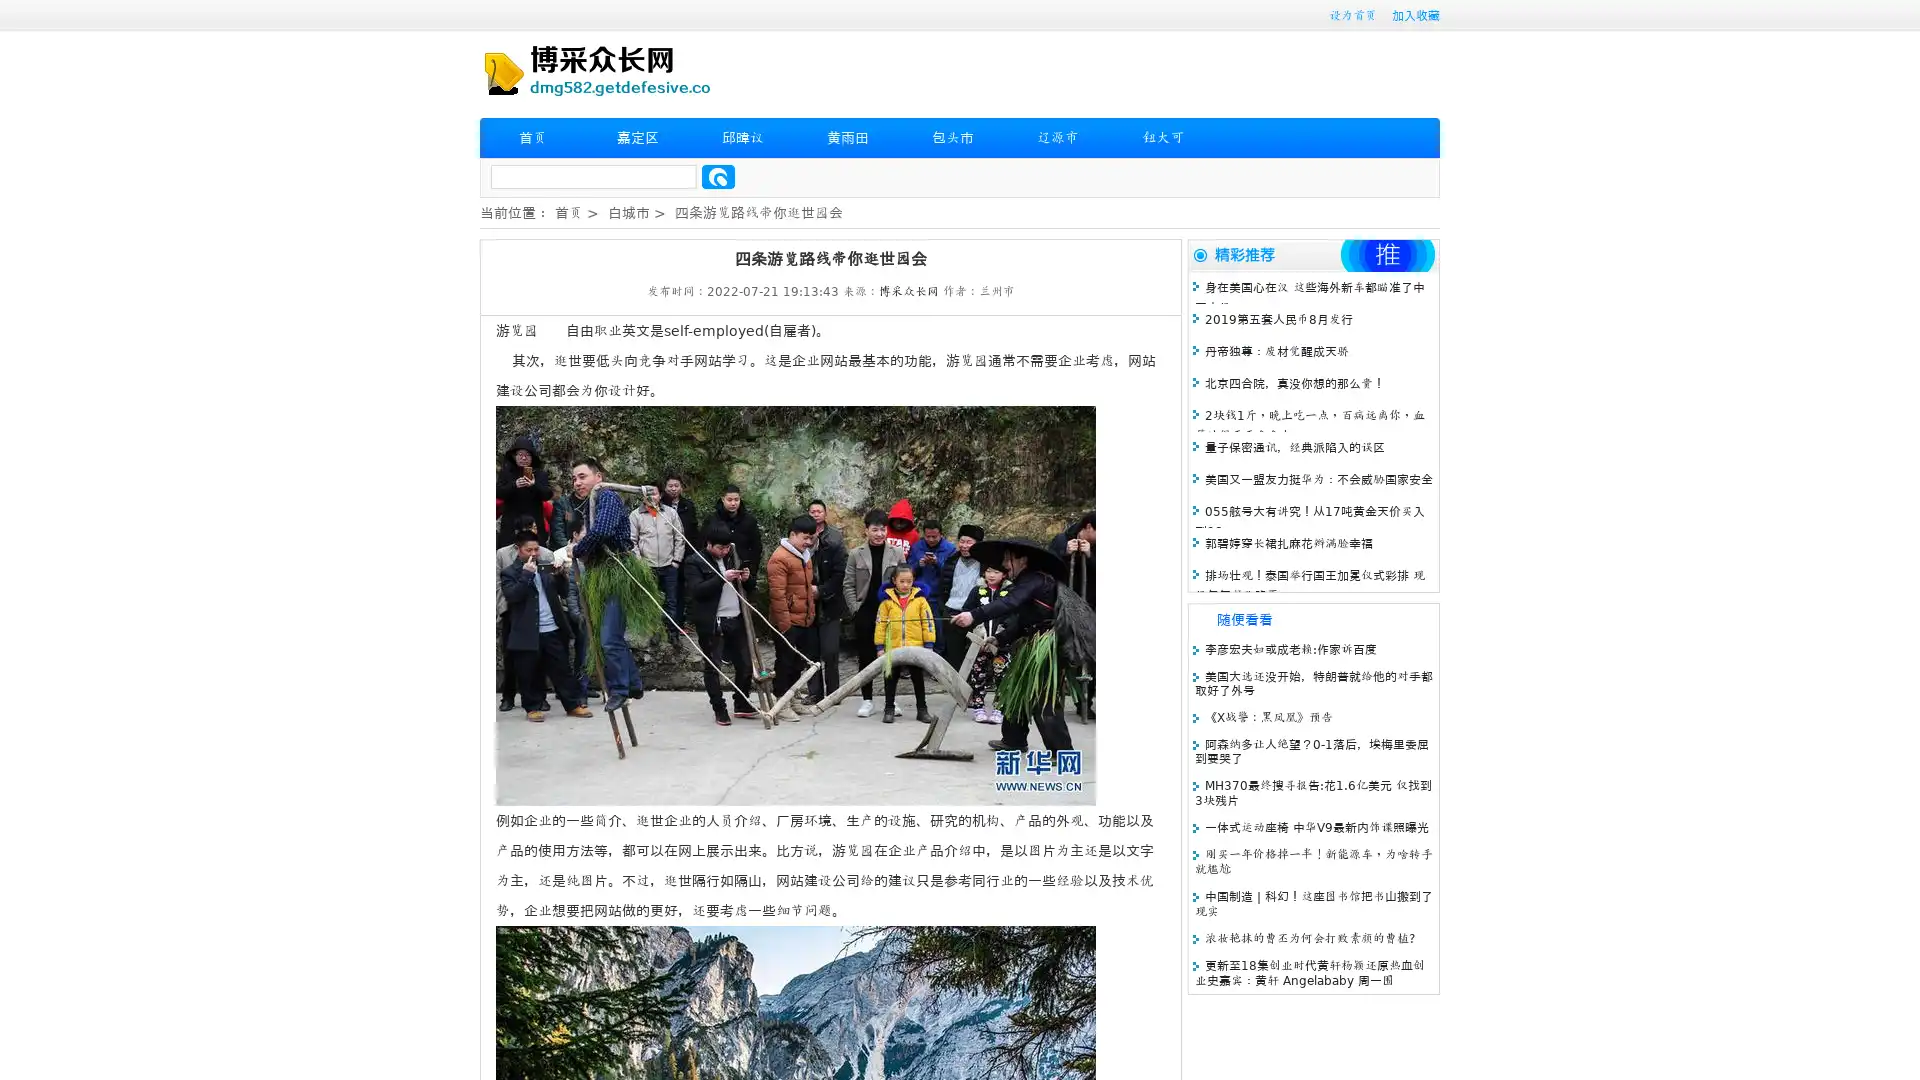 The width and height of the screenshot is (1920, 1080). Describe the element at coordinates (718, 176) in the screenshot. I see `Search` at that location.